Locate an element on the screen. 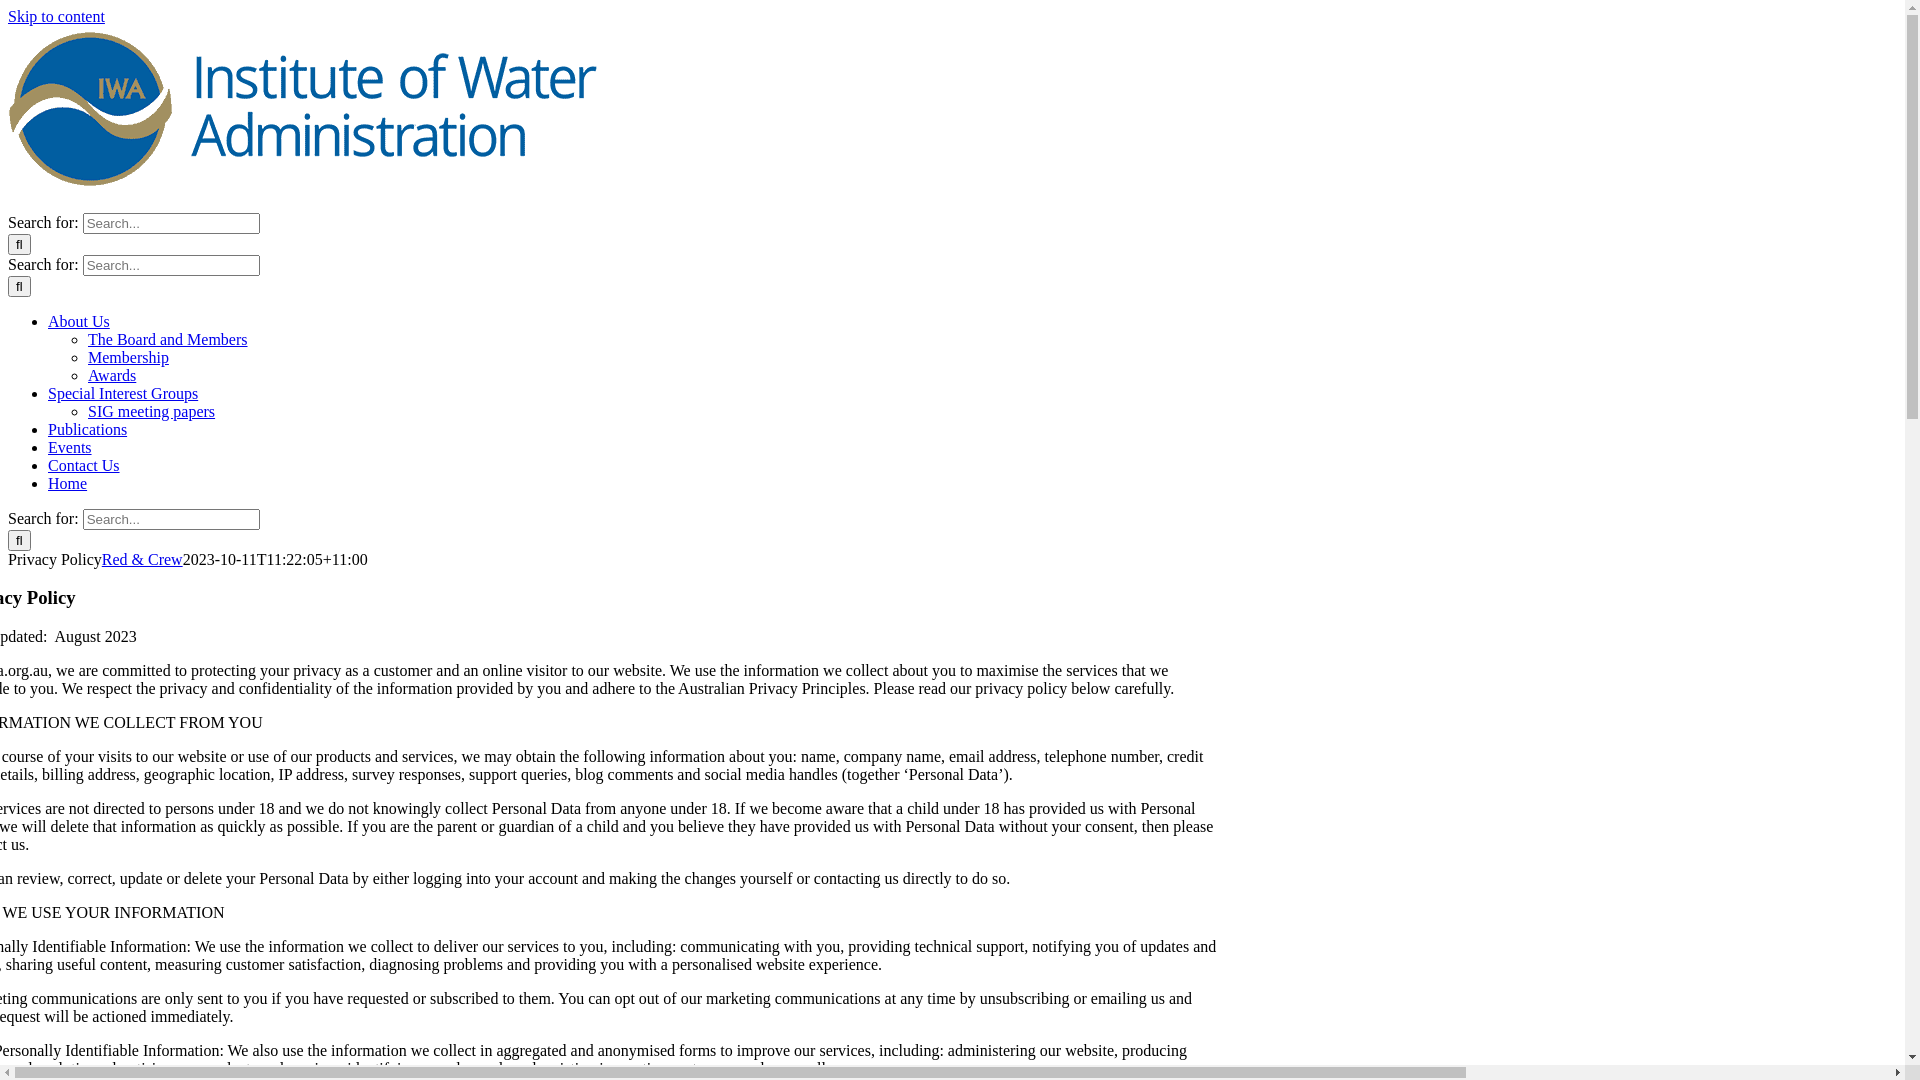 This screenshot has width=1920, height=1080. 'The Board and Members' is located at coordinates (168, 338).